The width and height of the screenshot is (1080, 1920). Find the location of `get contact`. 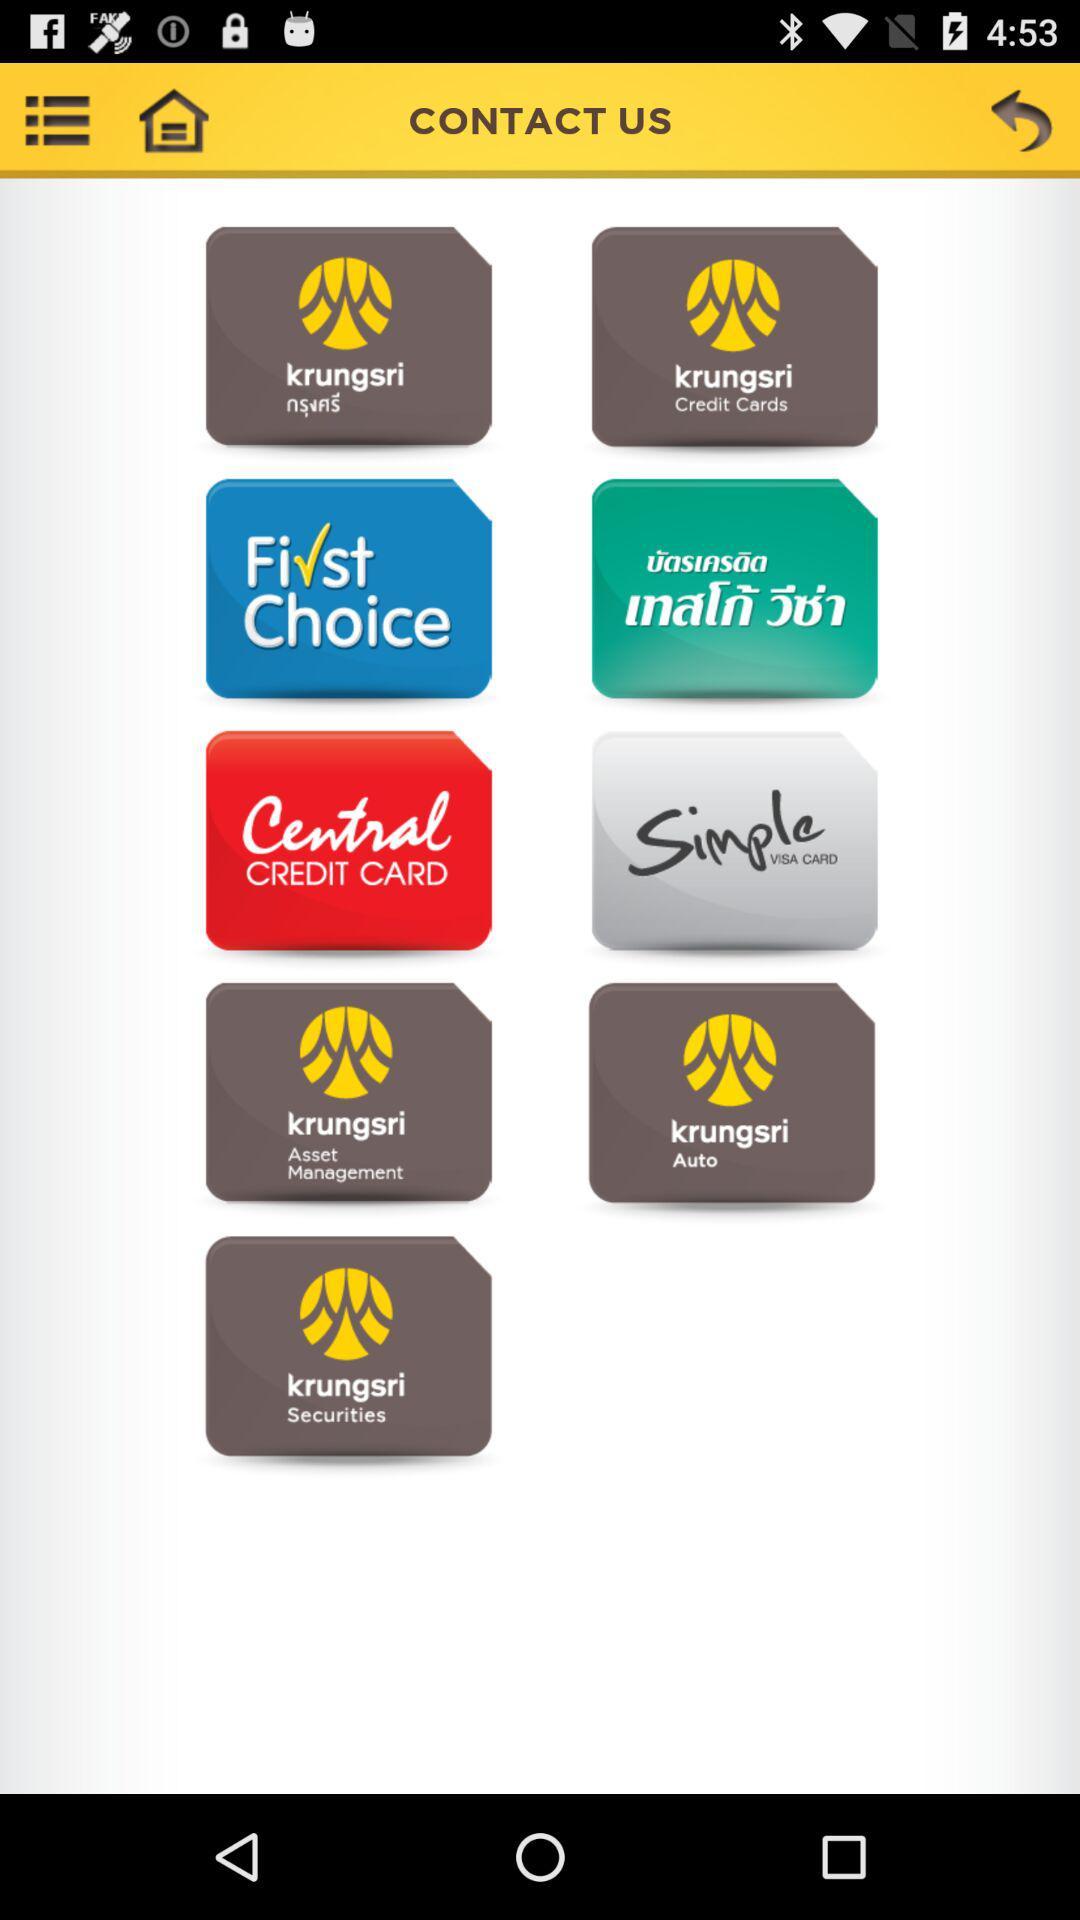

get contact is located at coordinates (347, 1101).